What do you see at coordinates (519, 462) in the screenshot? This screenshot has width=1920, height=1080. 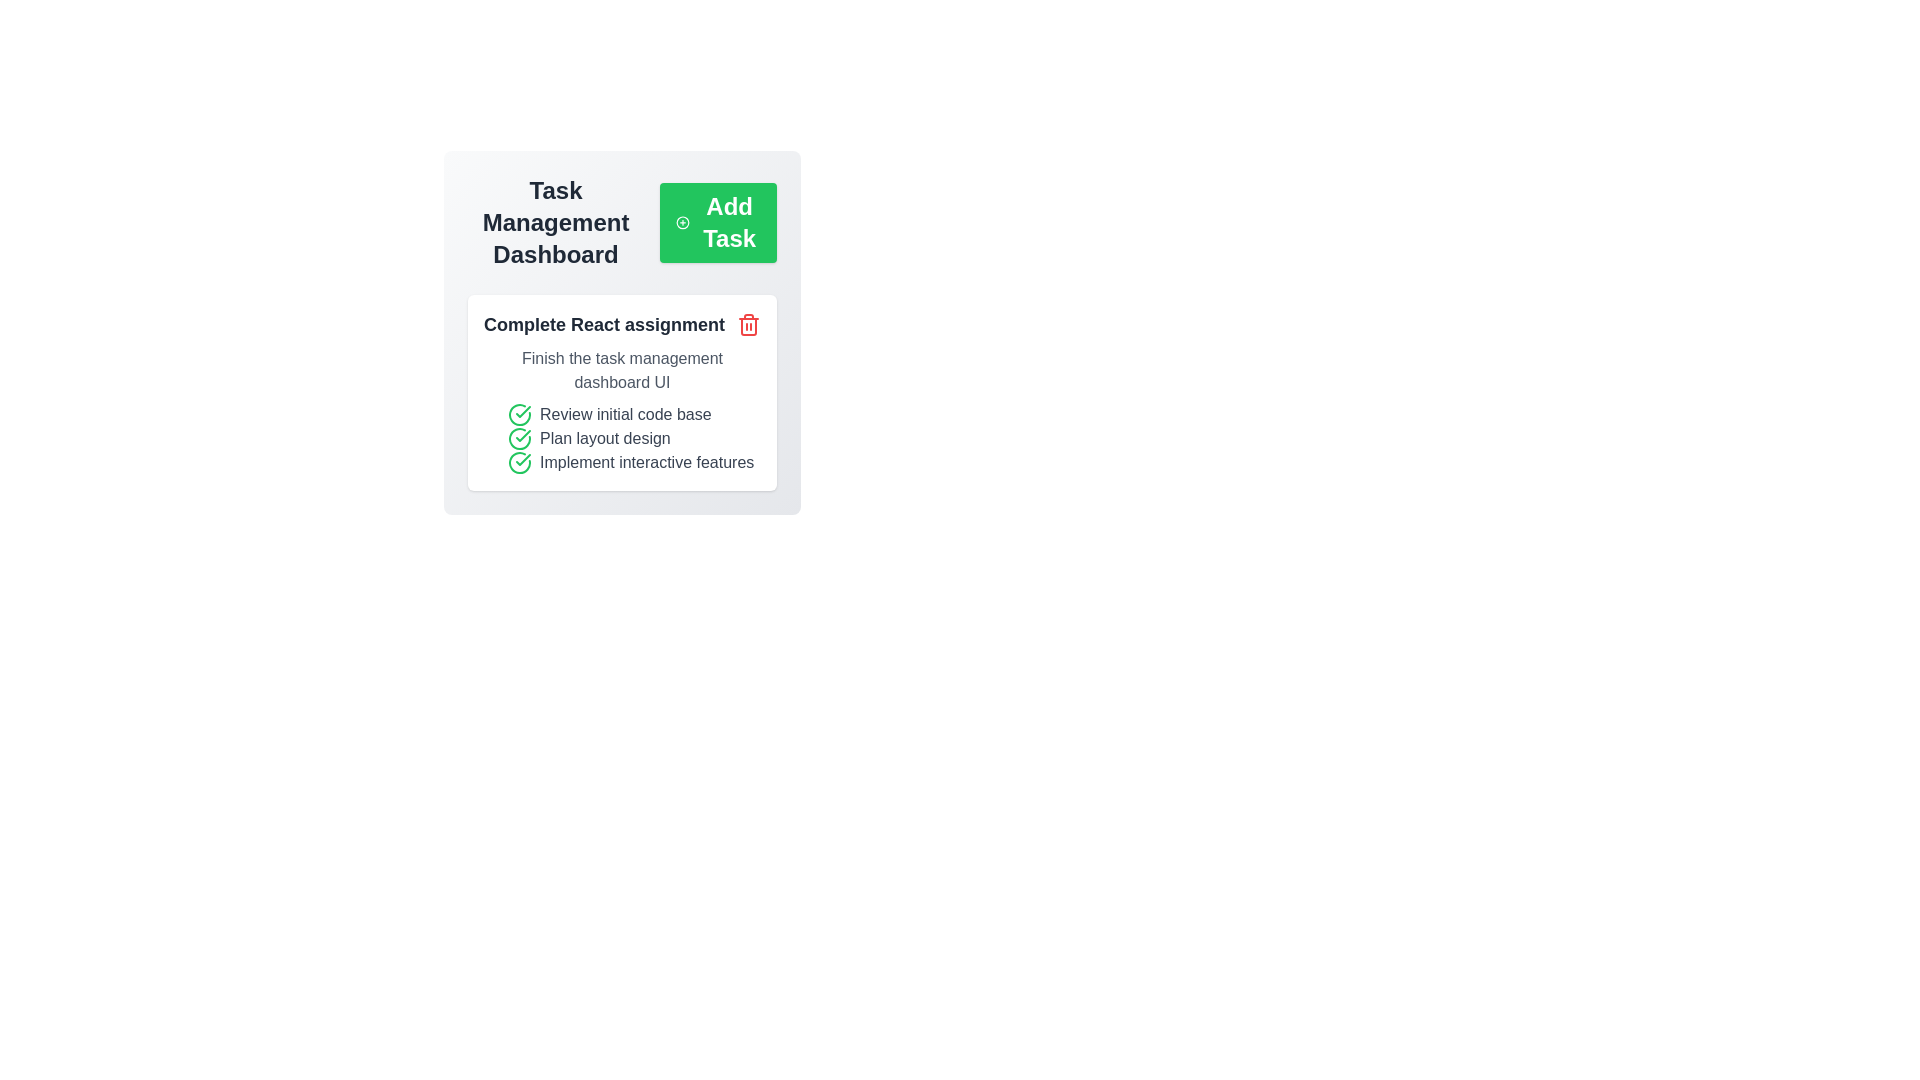 I see `the completion icon in the 'Implement interactive features' row to indicate task status` at bounding box center [519, 462].